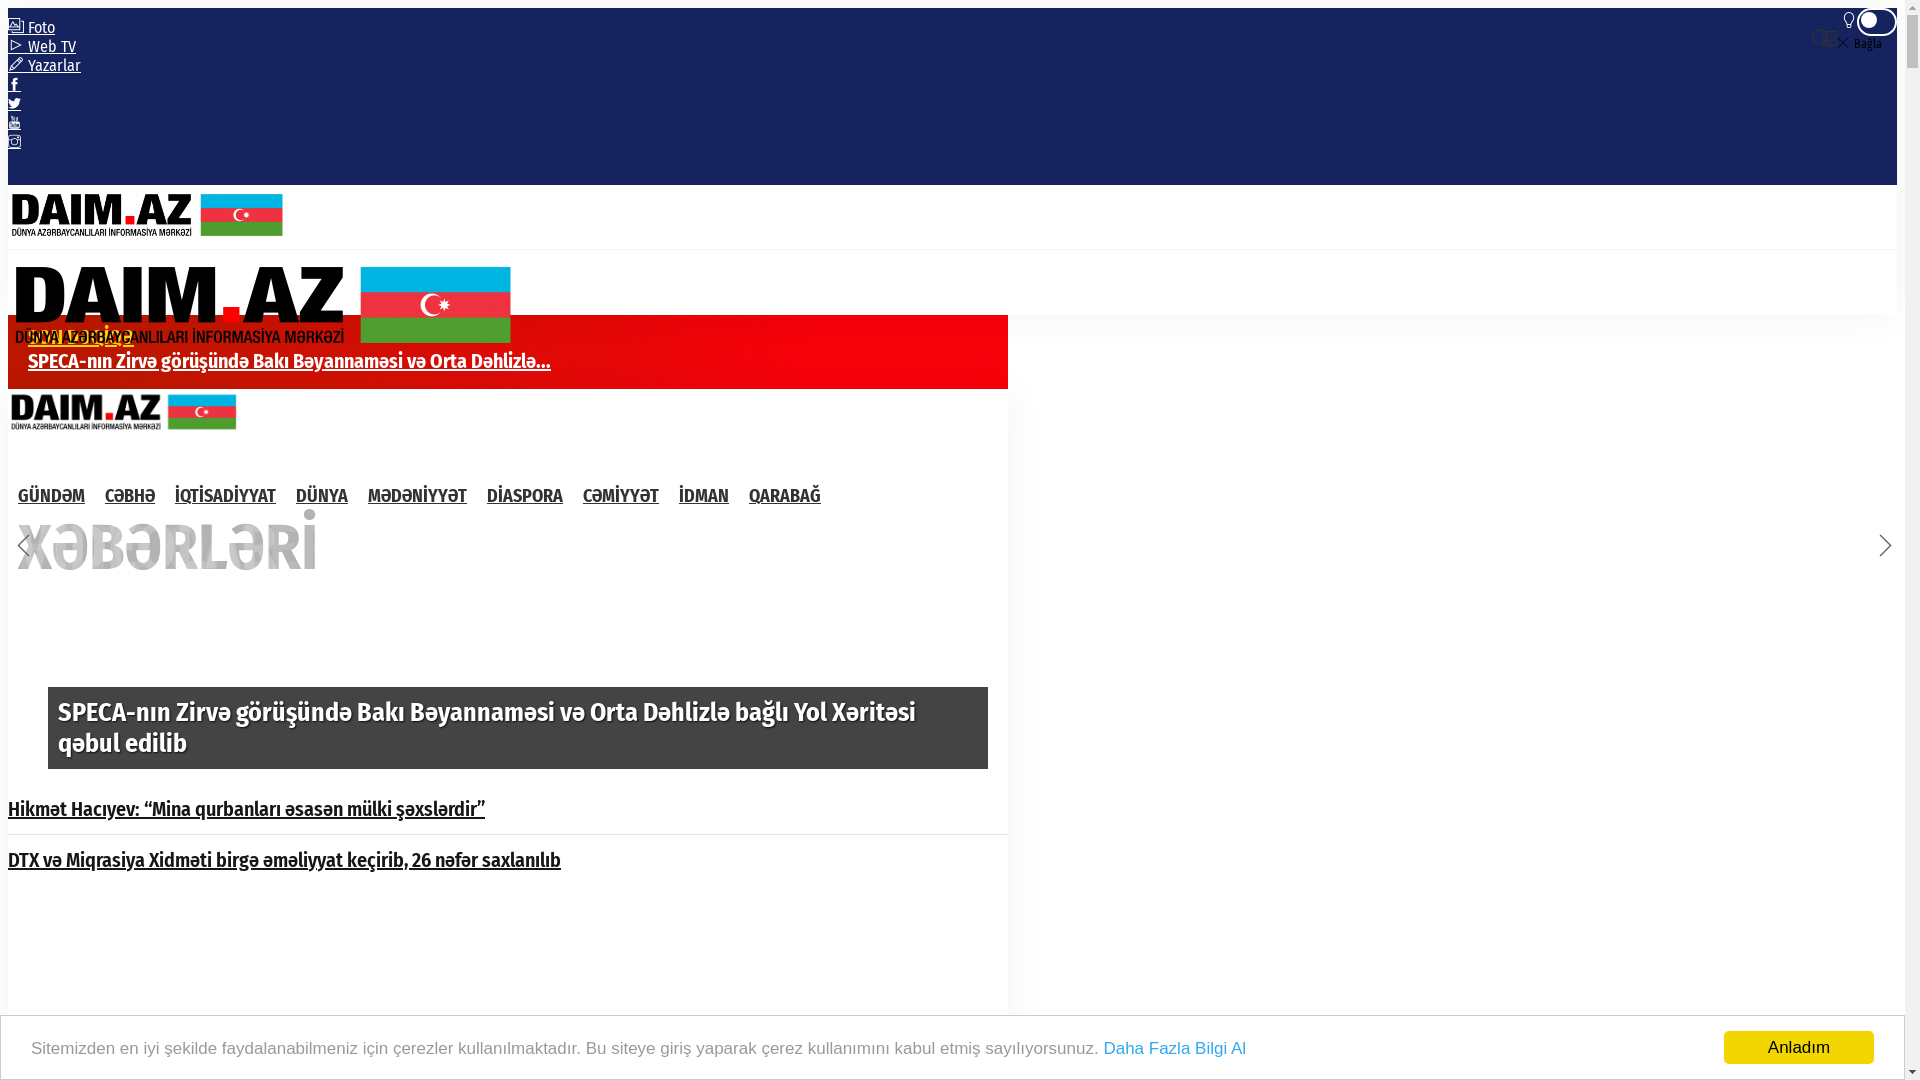 This screenshot has width=1920, height=1080. Describe the element at coordinates (42, 45) in the screenshot. I see `'Web TV'` at that location.